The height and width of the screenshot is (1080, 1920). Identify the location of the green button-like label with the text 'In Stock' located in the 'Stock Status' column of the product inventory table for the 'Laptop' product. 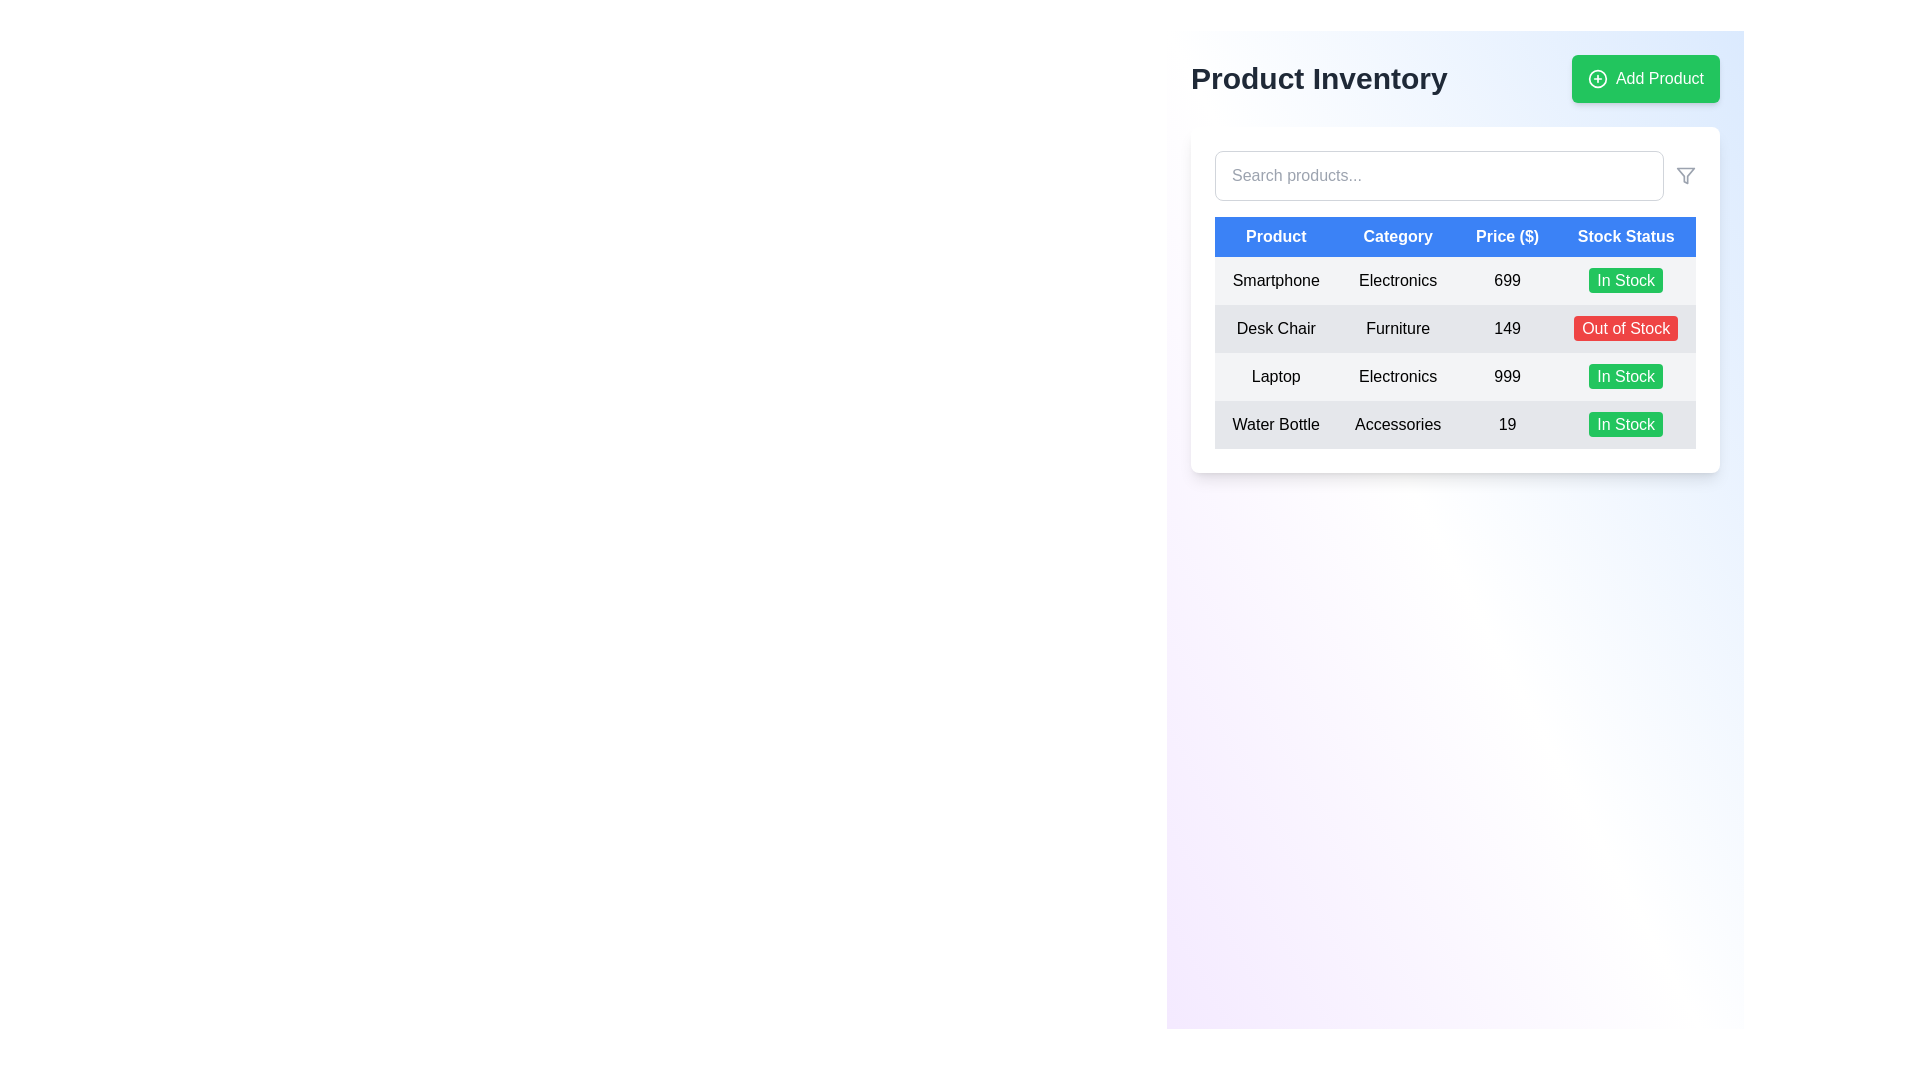
(1626, 376).